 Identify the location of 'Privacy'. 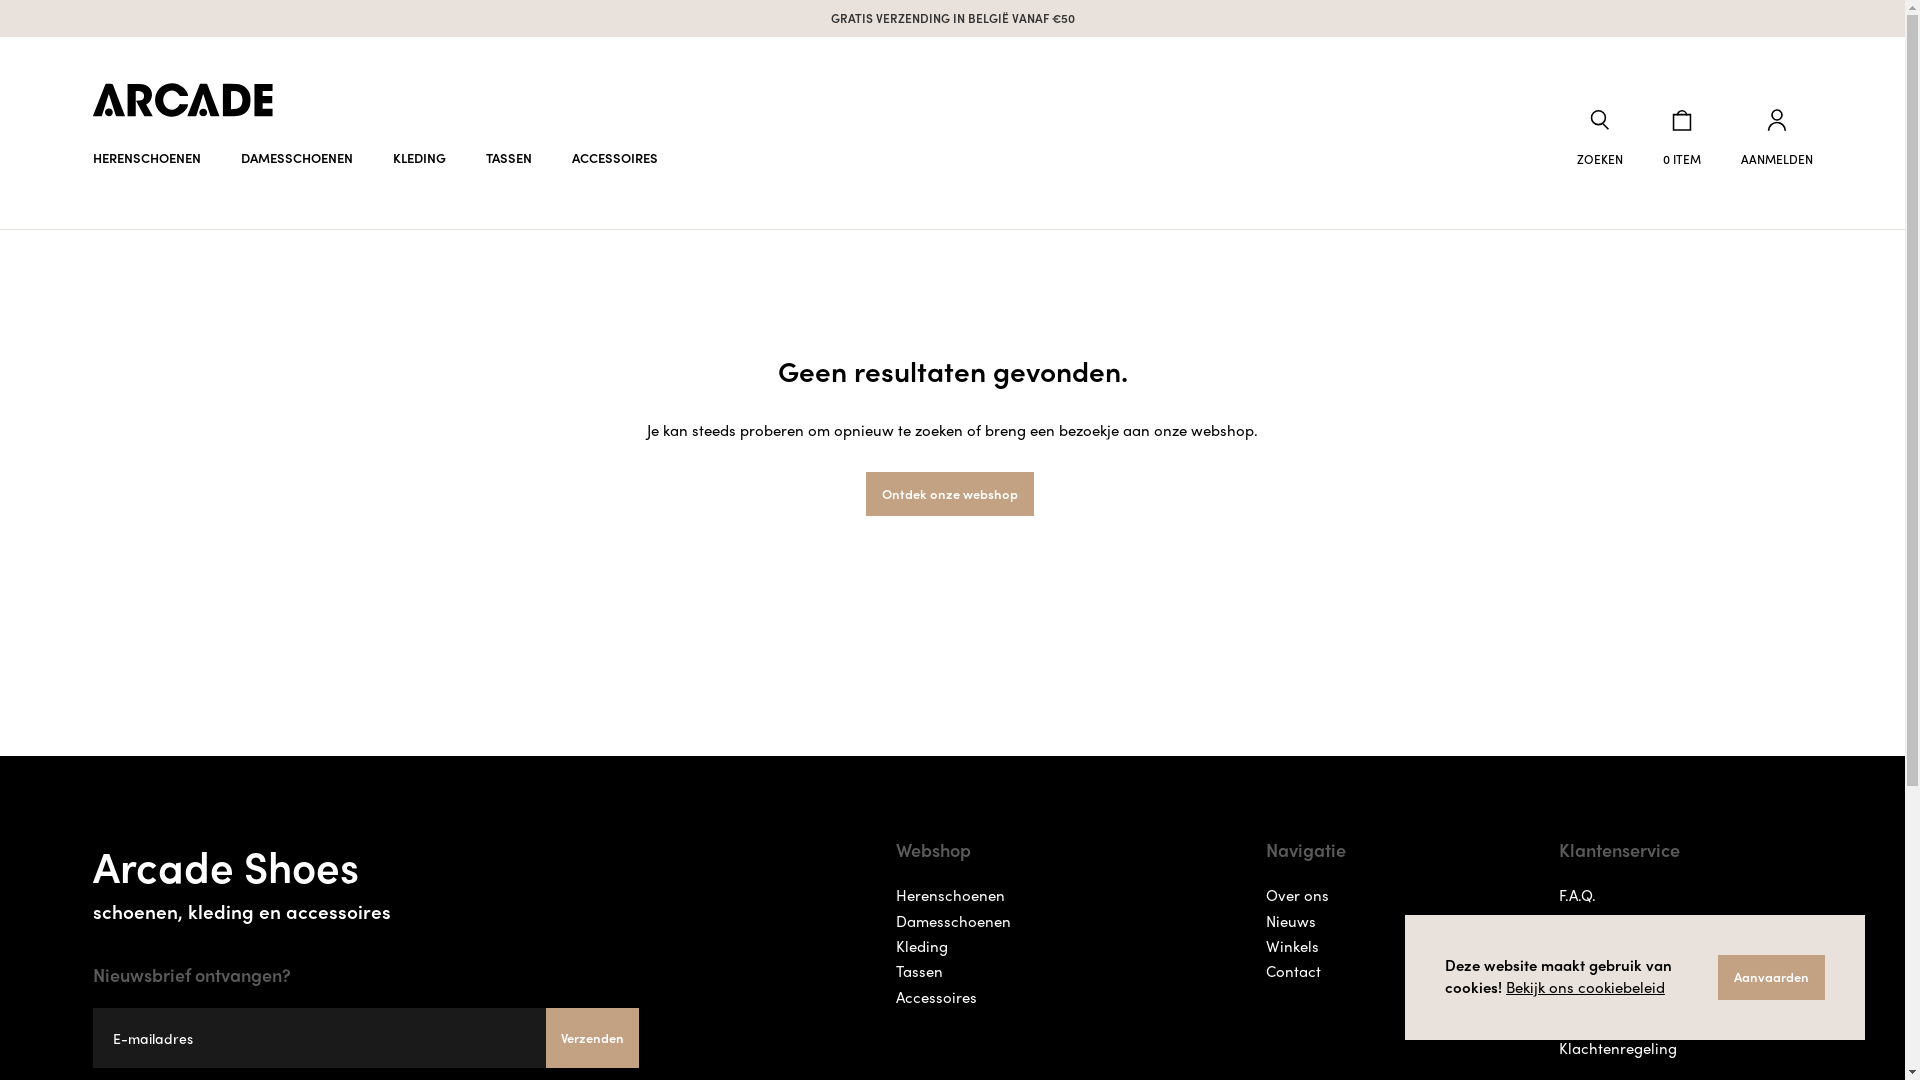
(1583, 921).